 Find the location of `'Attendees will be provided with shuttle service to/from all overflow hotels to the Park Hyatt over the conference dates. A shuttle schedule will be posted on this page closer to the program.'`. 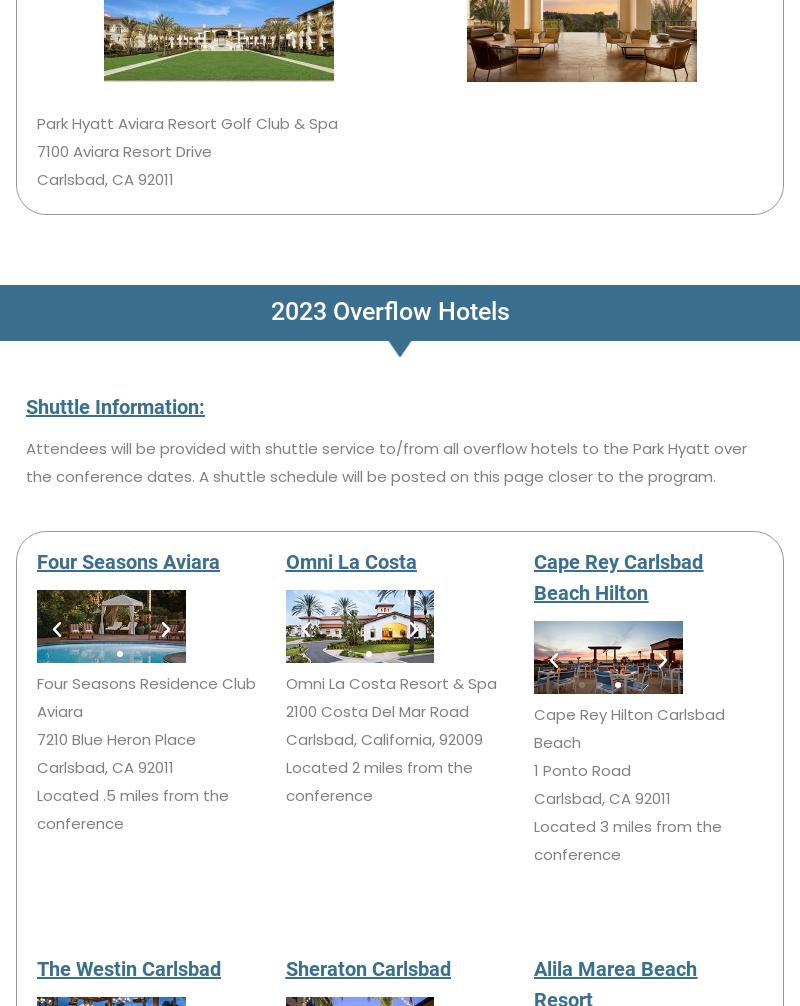

'Attendees will be provided with shuttle service to/from all overflow hotels to the Park Hyatt over the conference dates. A shuttle schedule will be posted on this page closer to the program.' is located at coordinates (26, 460).